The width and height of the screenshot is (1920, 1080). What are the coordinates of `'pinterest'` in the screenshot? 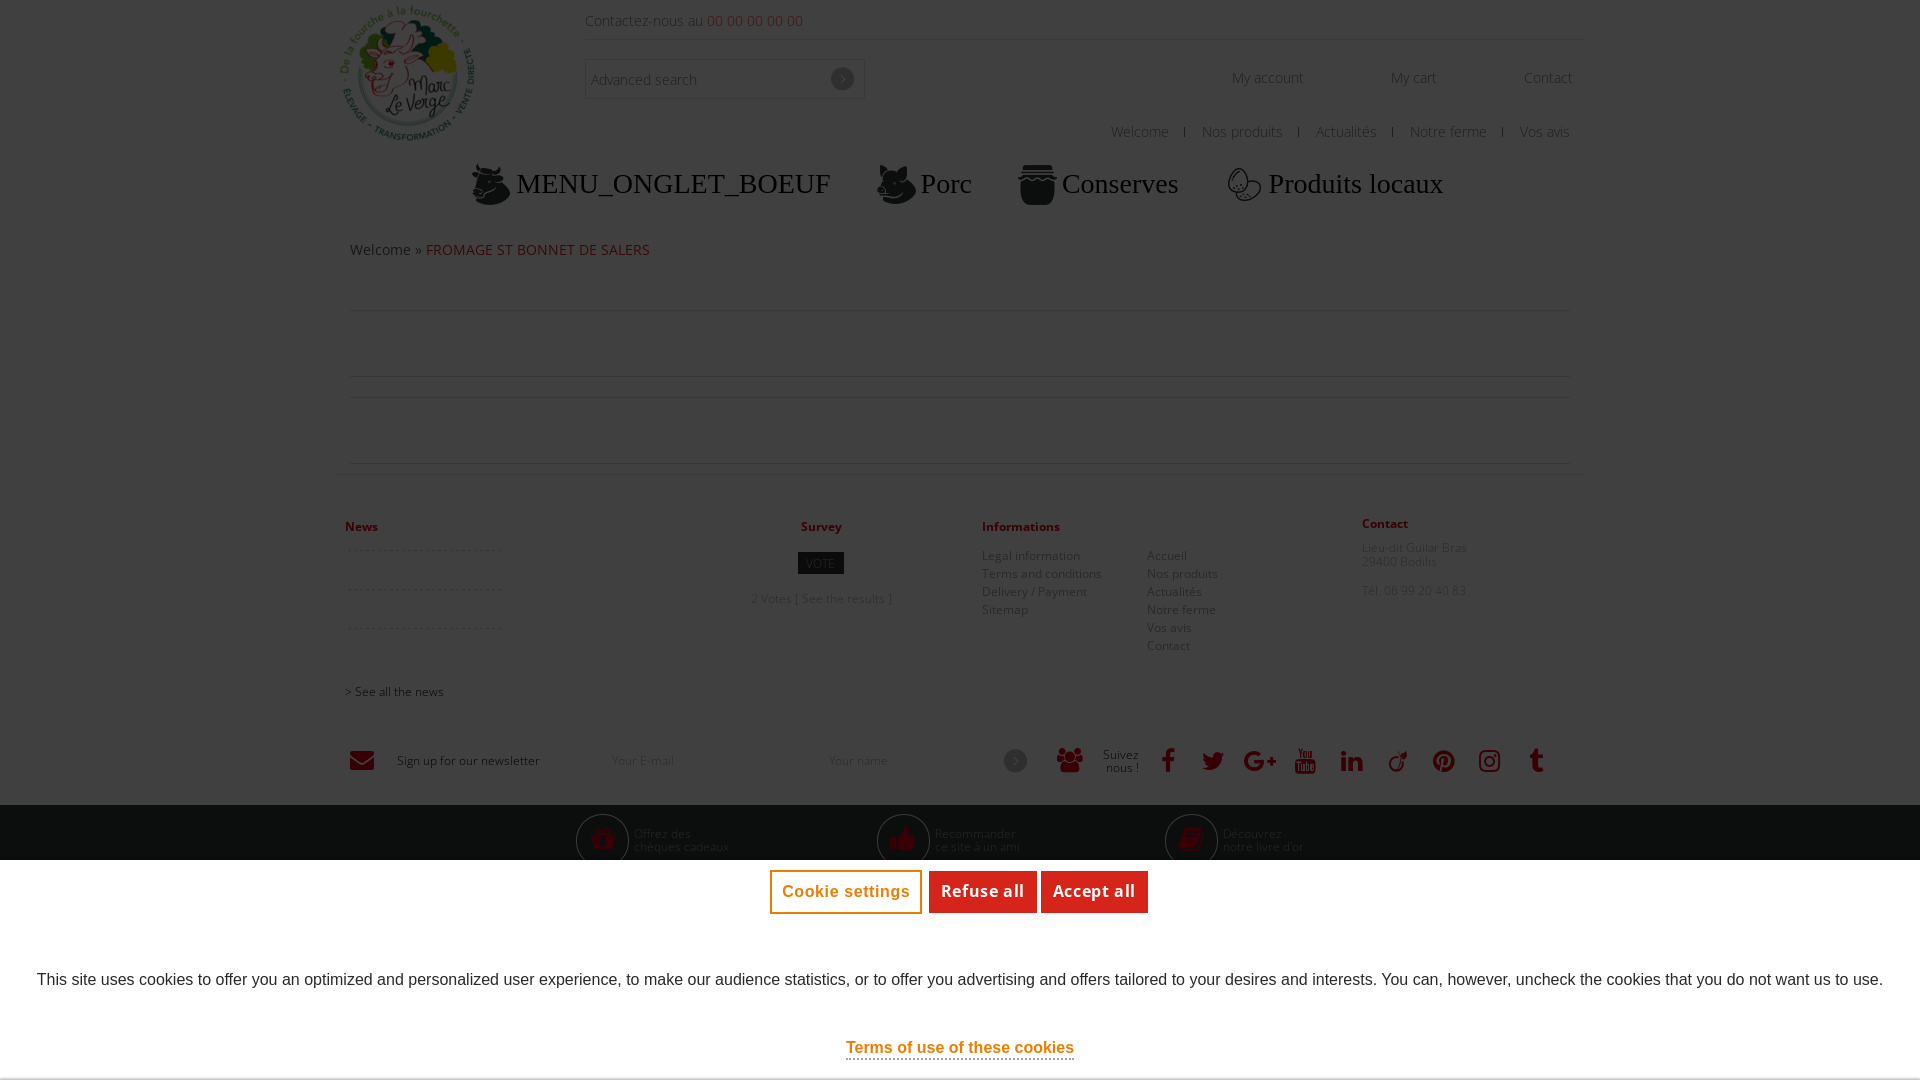 It's located at (1443, 761).